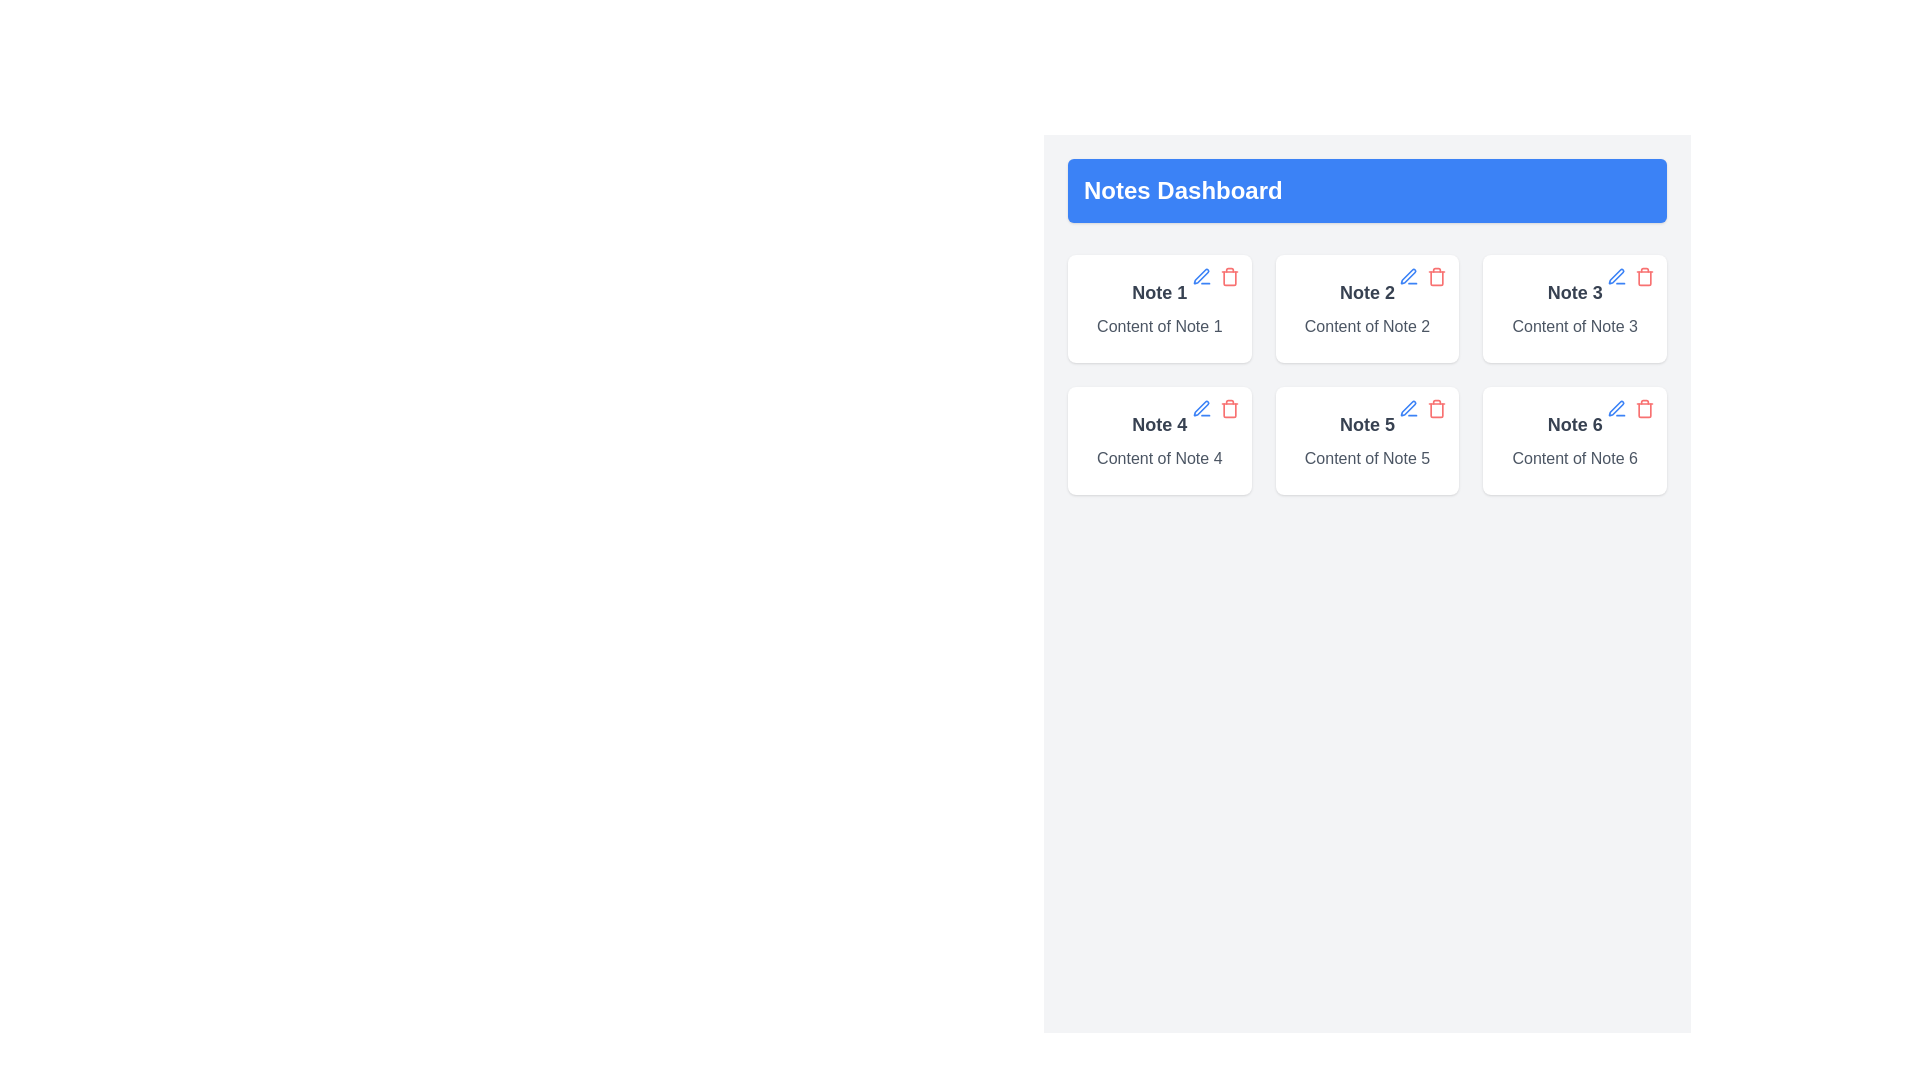  I want to click on the static text label that identifies the note card, located in the second column of the second row in the Notes Dashboard interface, so click(1159, 423).